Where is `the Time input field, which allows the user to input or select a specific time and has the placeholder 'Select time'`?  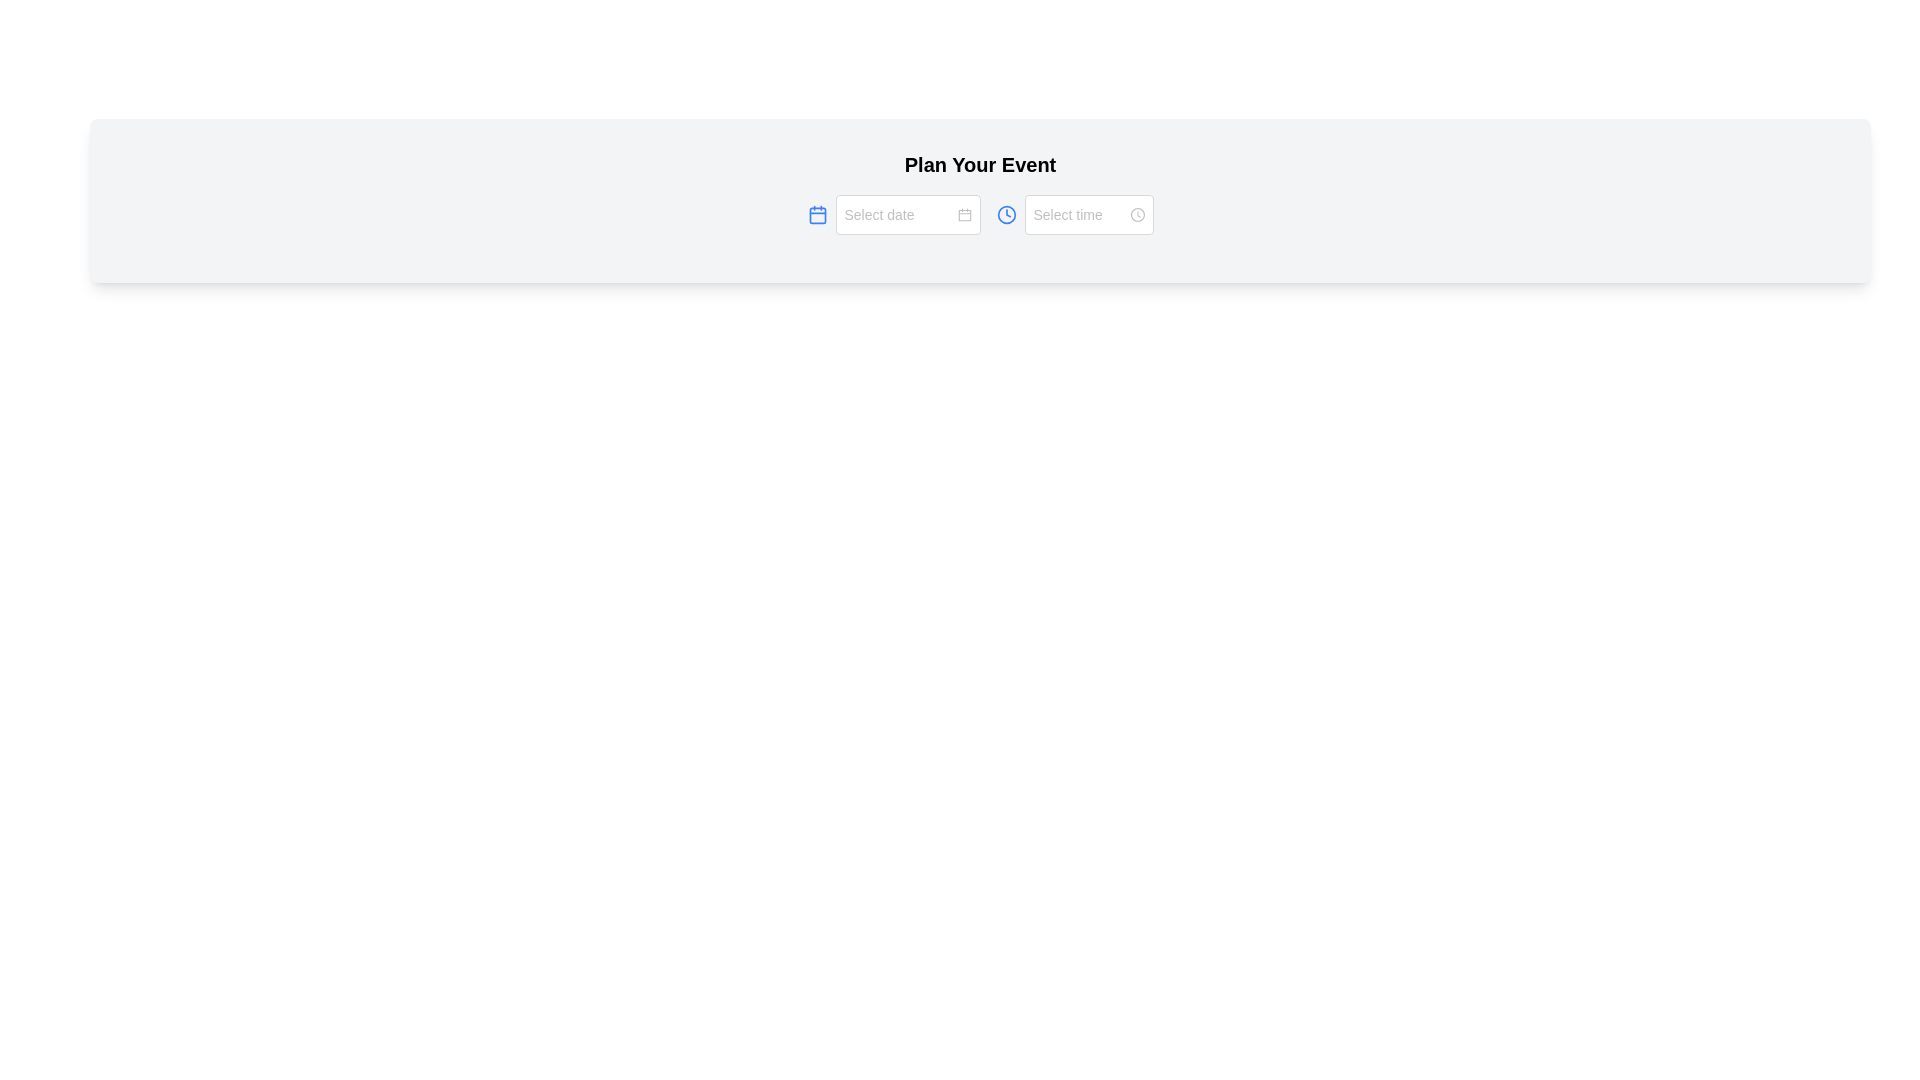
the Time input field, which allows the user to input or select a specific time and has the placeholder 'Select time' is located at coordinates (1088, 215).